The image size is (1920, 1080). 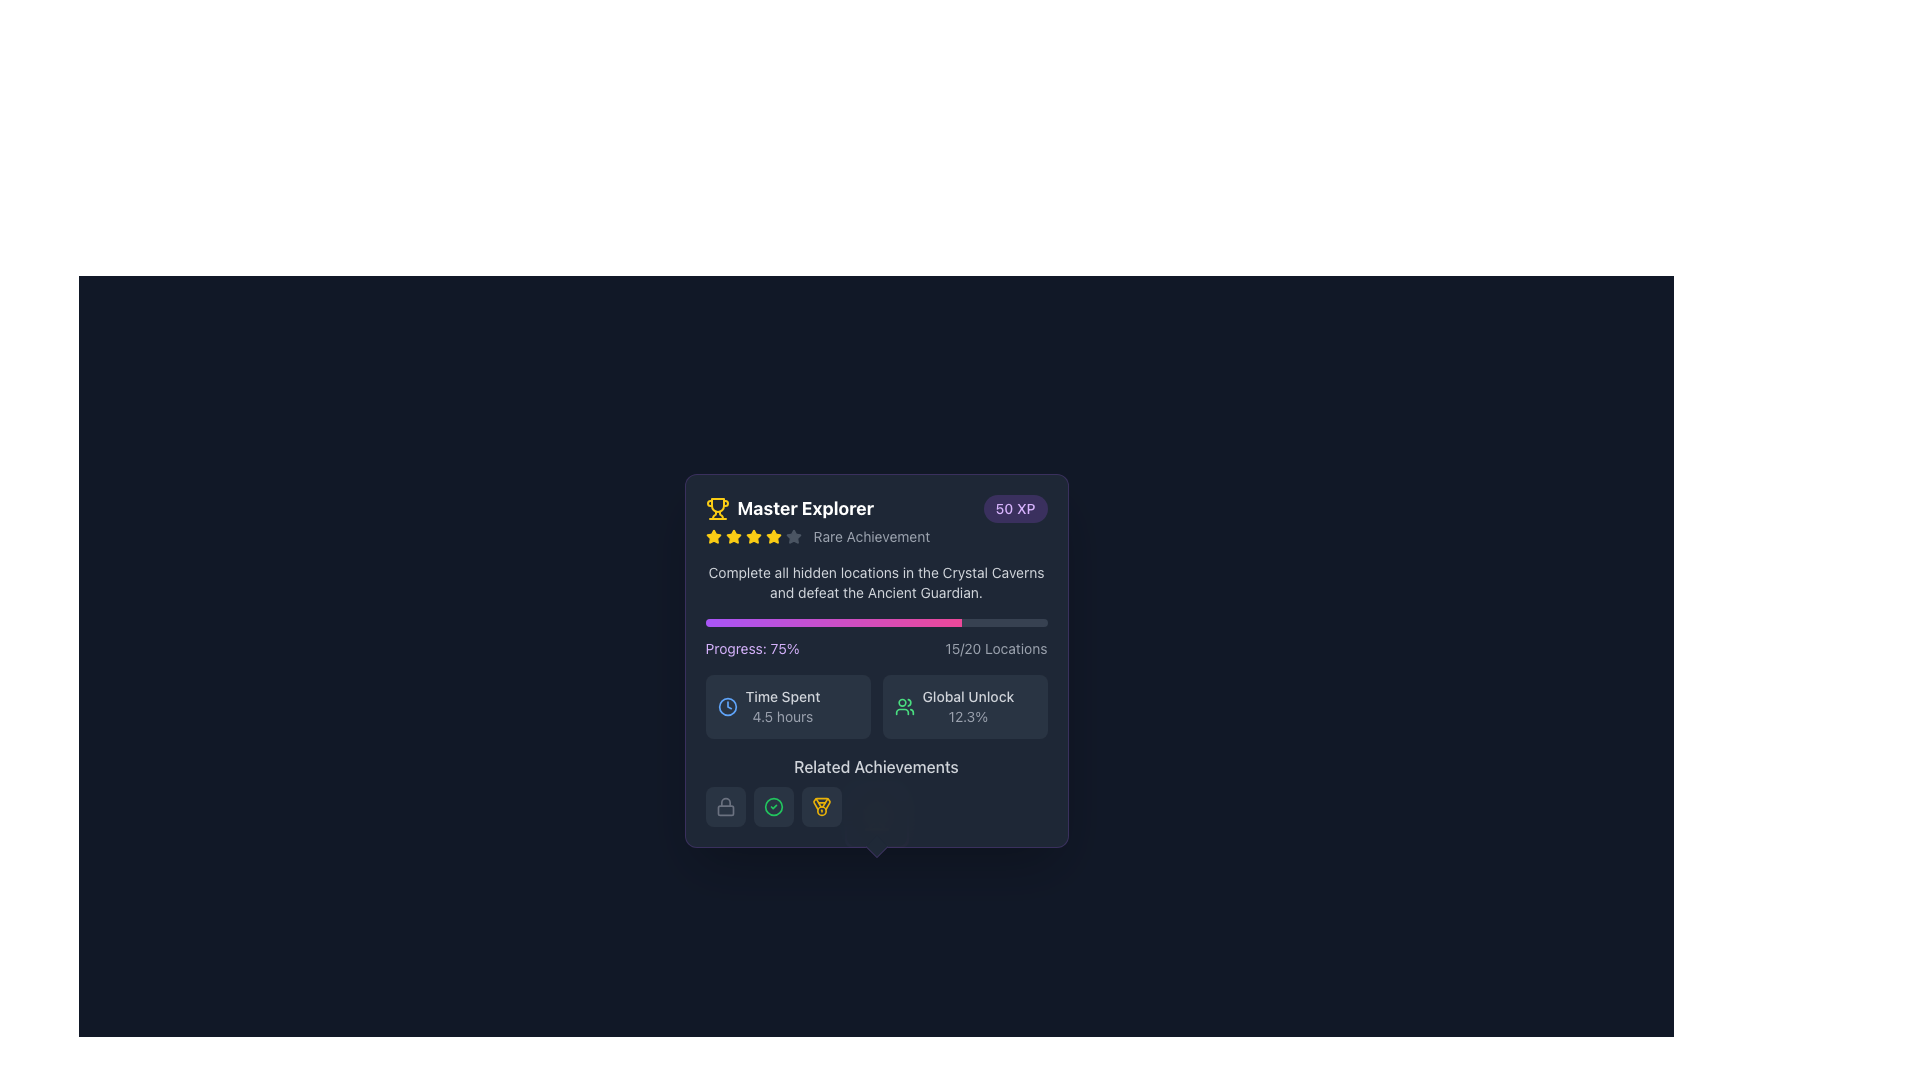 What do you see at coordinates (876, 622) in the screenshot?
I see `the progress bar that visually represents a 75% completion percentage, located near the bottom of the card in the section with the text 'Progress: 75% 15/20 Locations'` at bounding box center [876, 622].